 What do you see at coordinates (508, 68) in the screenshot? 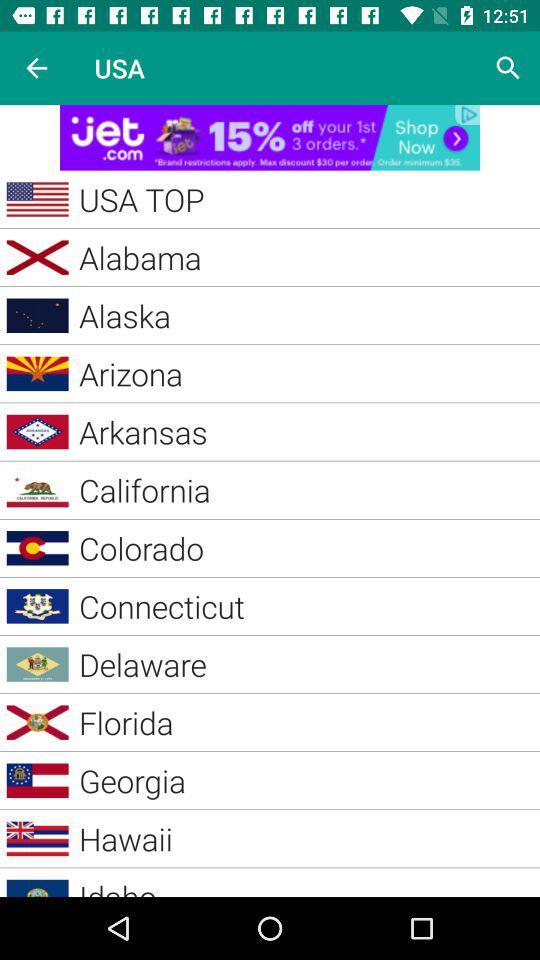
I see `settings option` at bounding box center [508, 68].